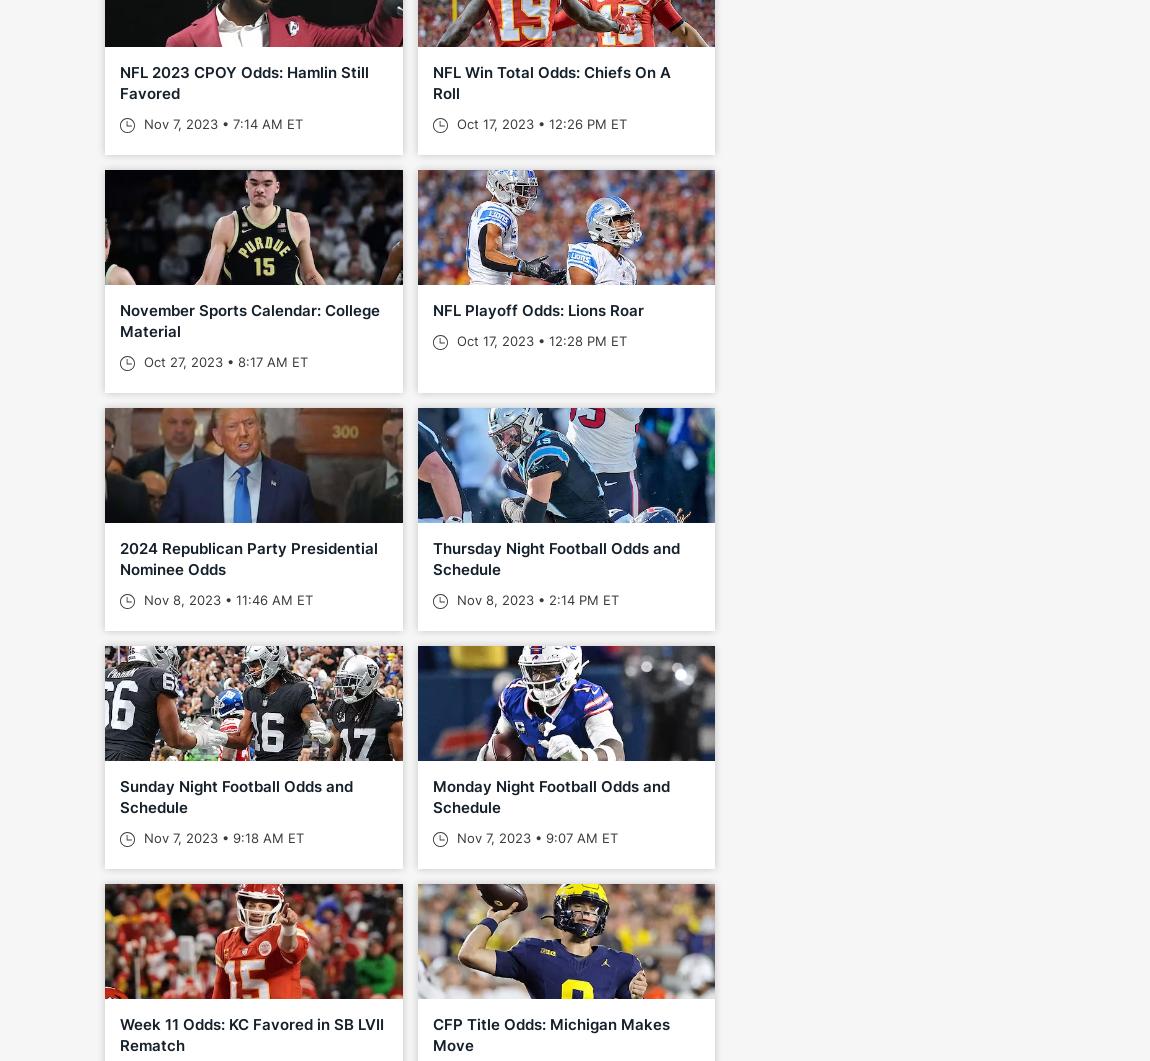  I want to click on 'Nov 7, 2023 • 7:14 AM ET', so click(220, 124).